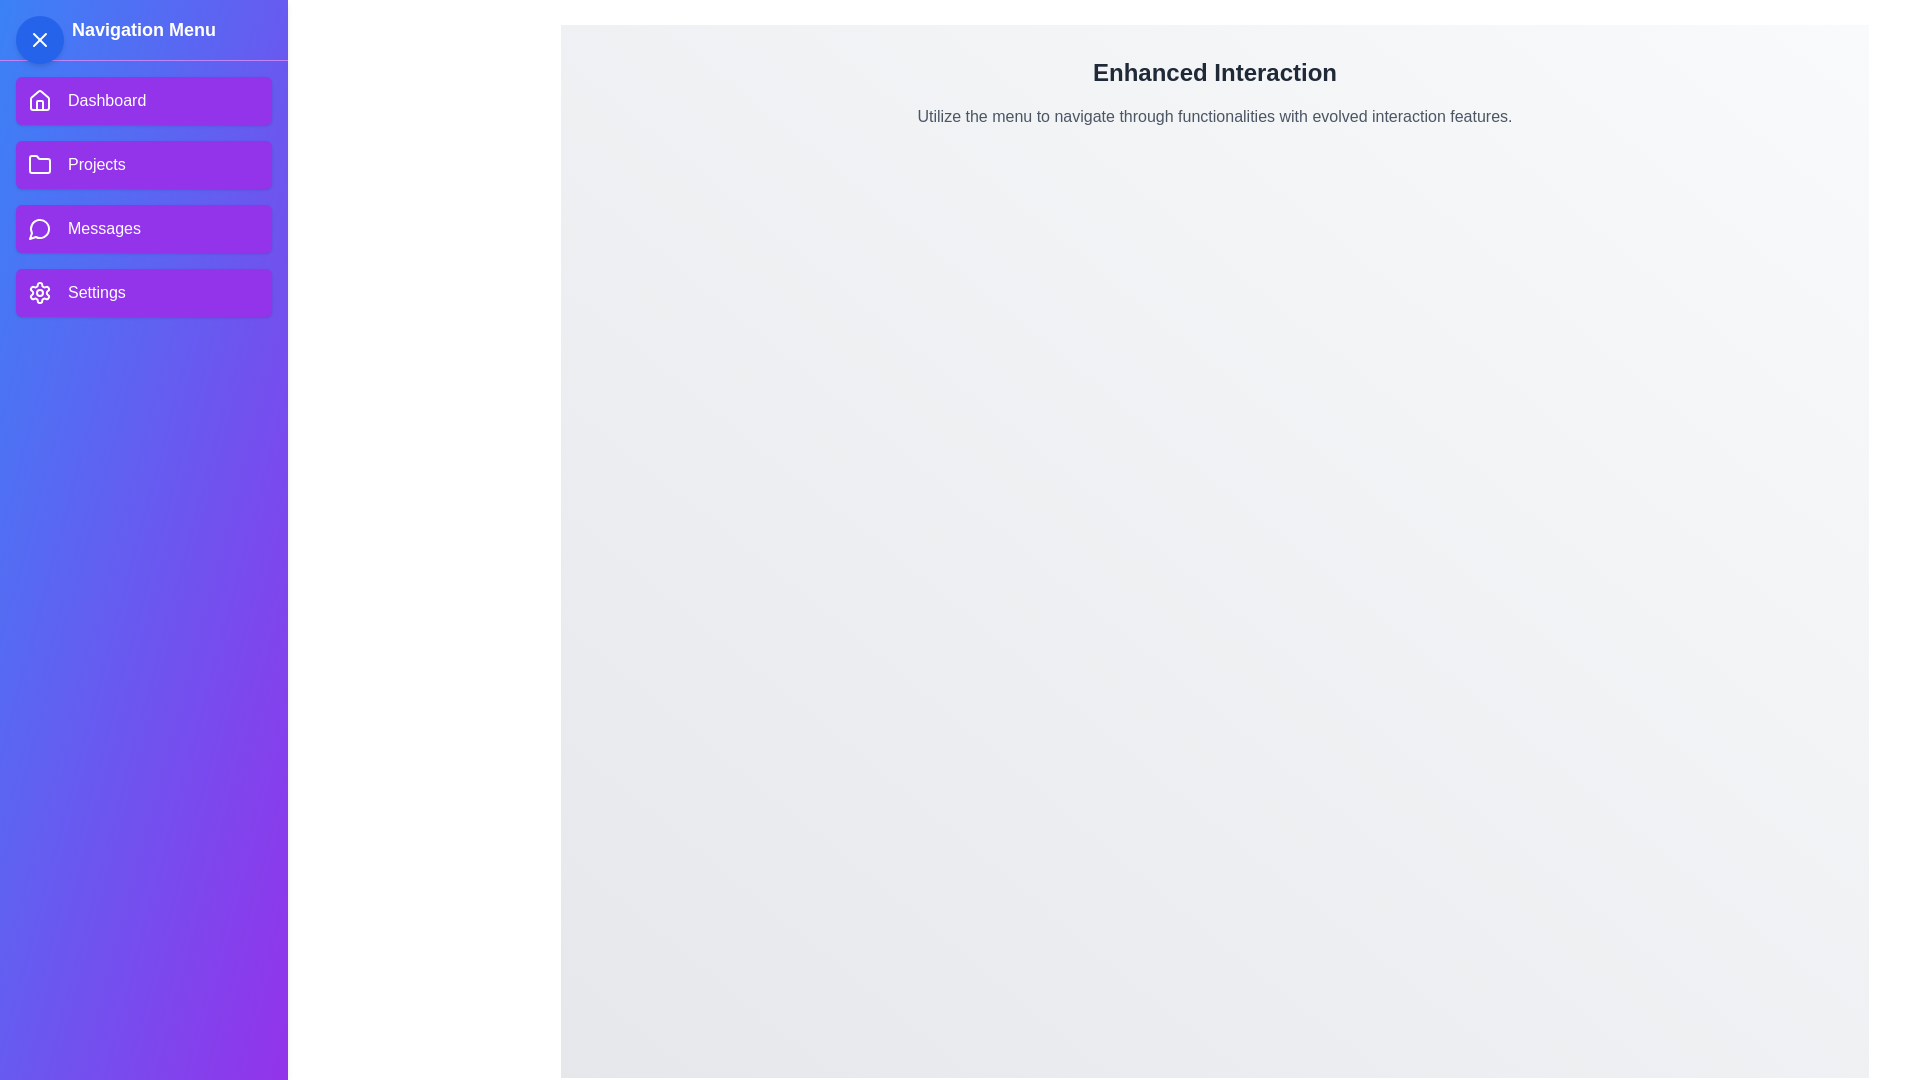  What do you see at coordinates (143, 293) in the screenshot?
I see `the Settings menu item in the navigation drawer` at bounding box center [143, 293].